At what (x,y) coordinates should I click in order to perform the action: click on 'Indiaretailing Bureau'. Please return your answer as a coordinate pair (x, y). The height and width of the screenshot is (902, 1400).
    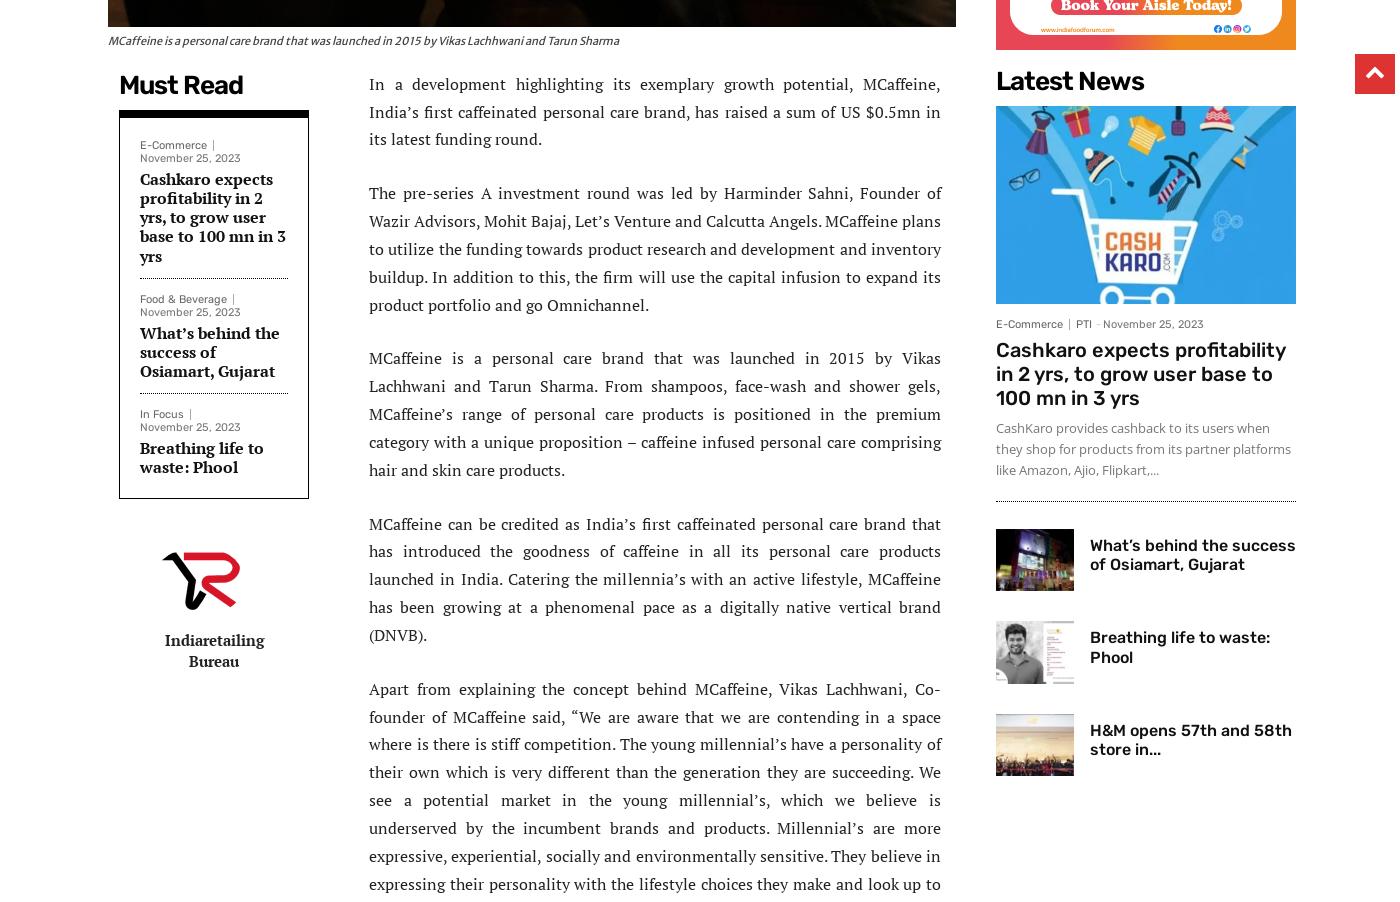
    Looking at the image, I should click on (213, 648).